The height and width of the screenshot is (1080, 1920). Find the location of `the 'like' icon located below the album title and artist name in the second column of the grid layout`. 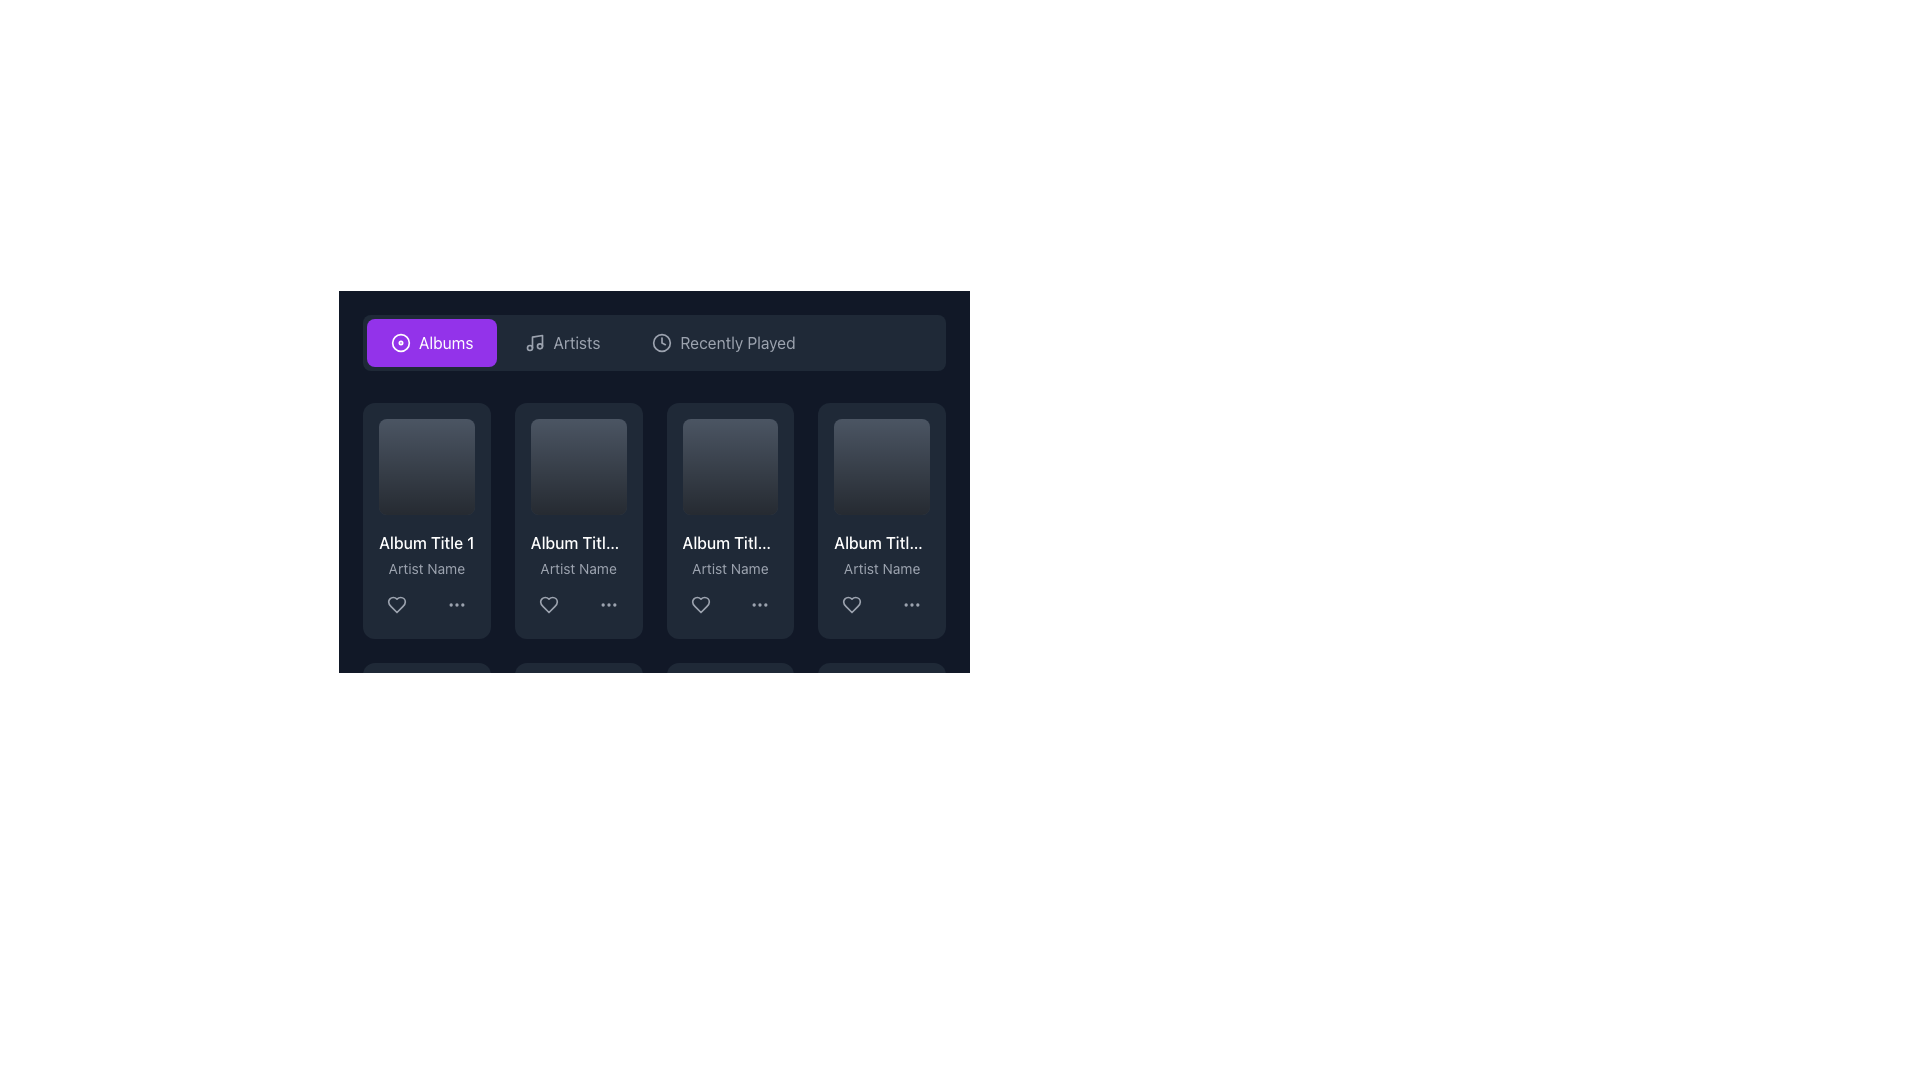

the 'like' icon located below the album title and artist name in the second column of the grid layout is located at coordinates (548, 603).